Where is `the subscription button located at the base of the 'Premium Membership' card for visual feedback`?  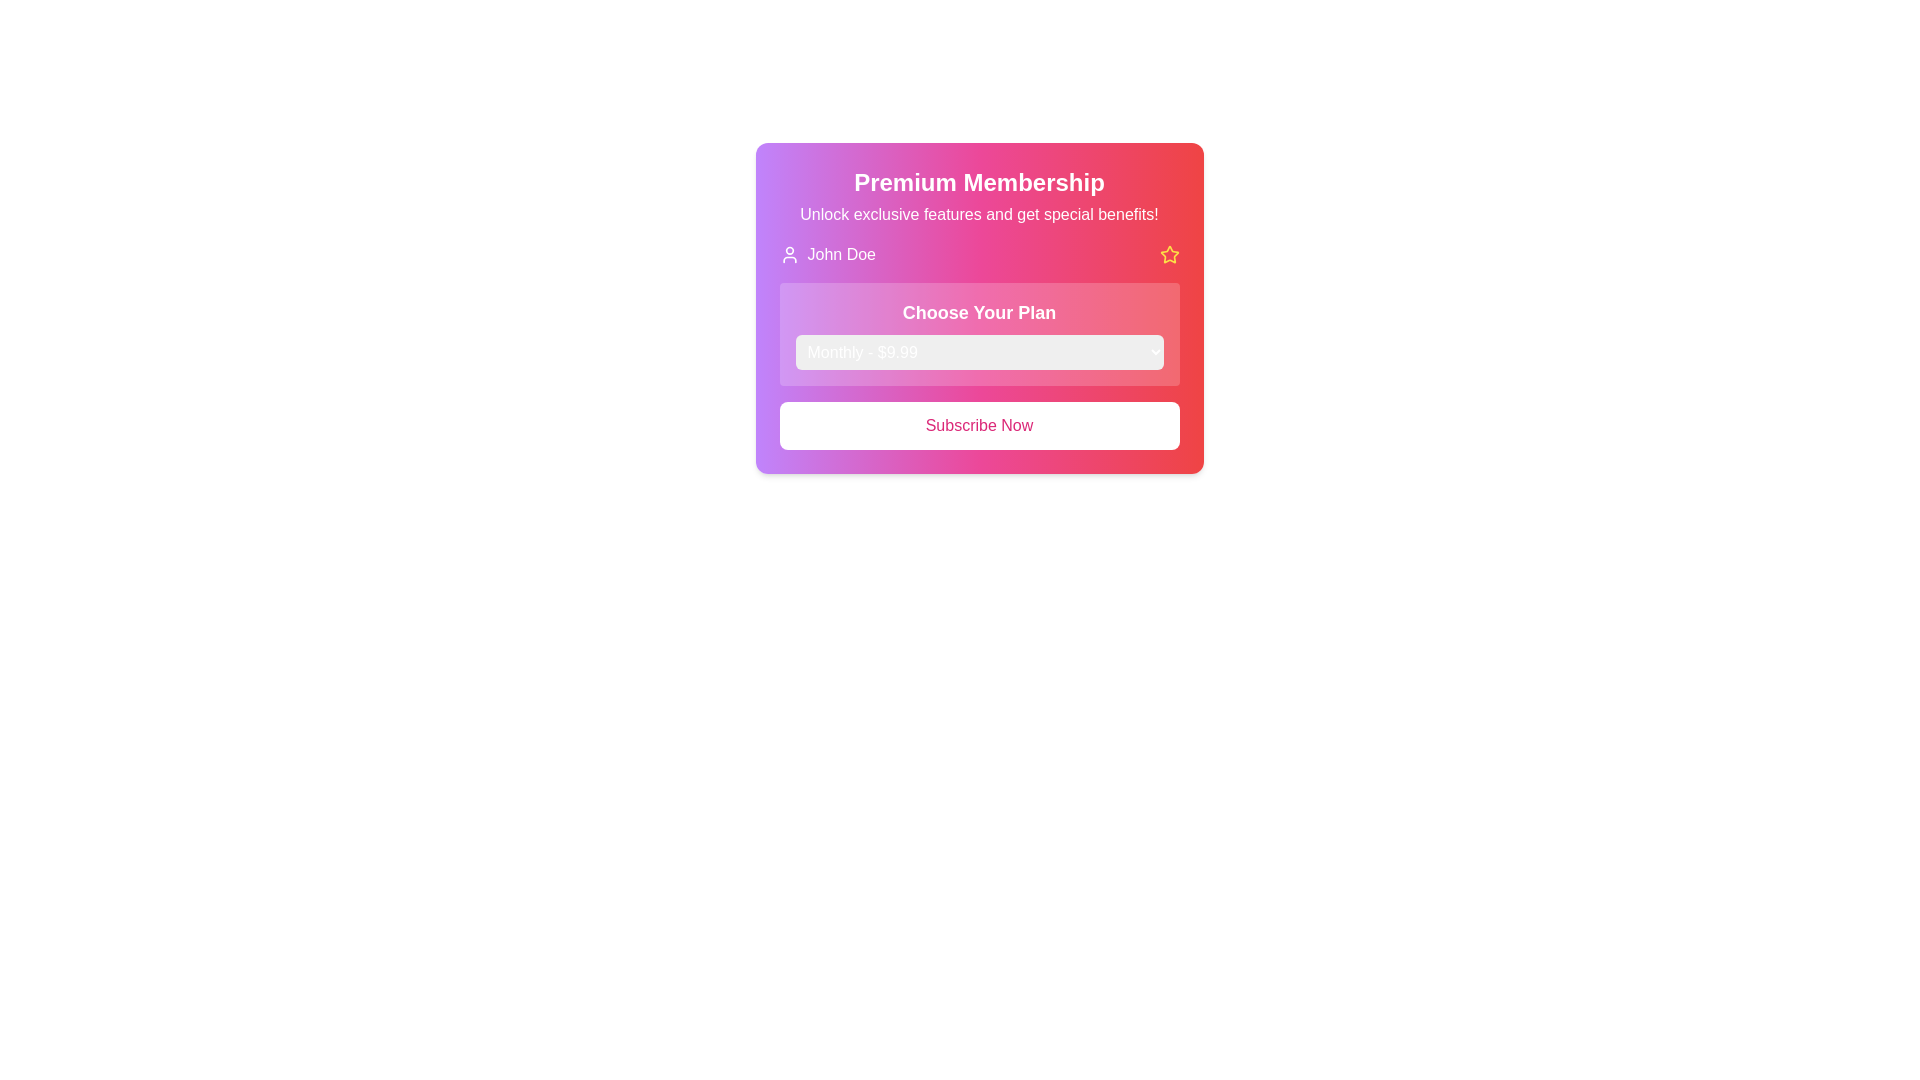 the subscription button located at the base of the 'Premium Membership' card for visual feedback is located at coordinates (979, 424).